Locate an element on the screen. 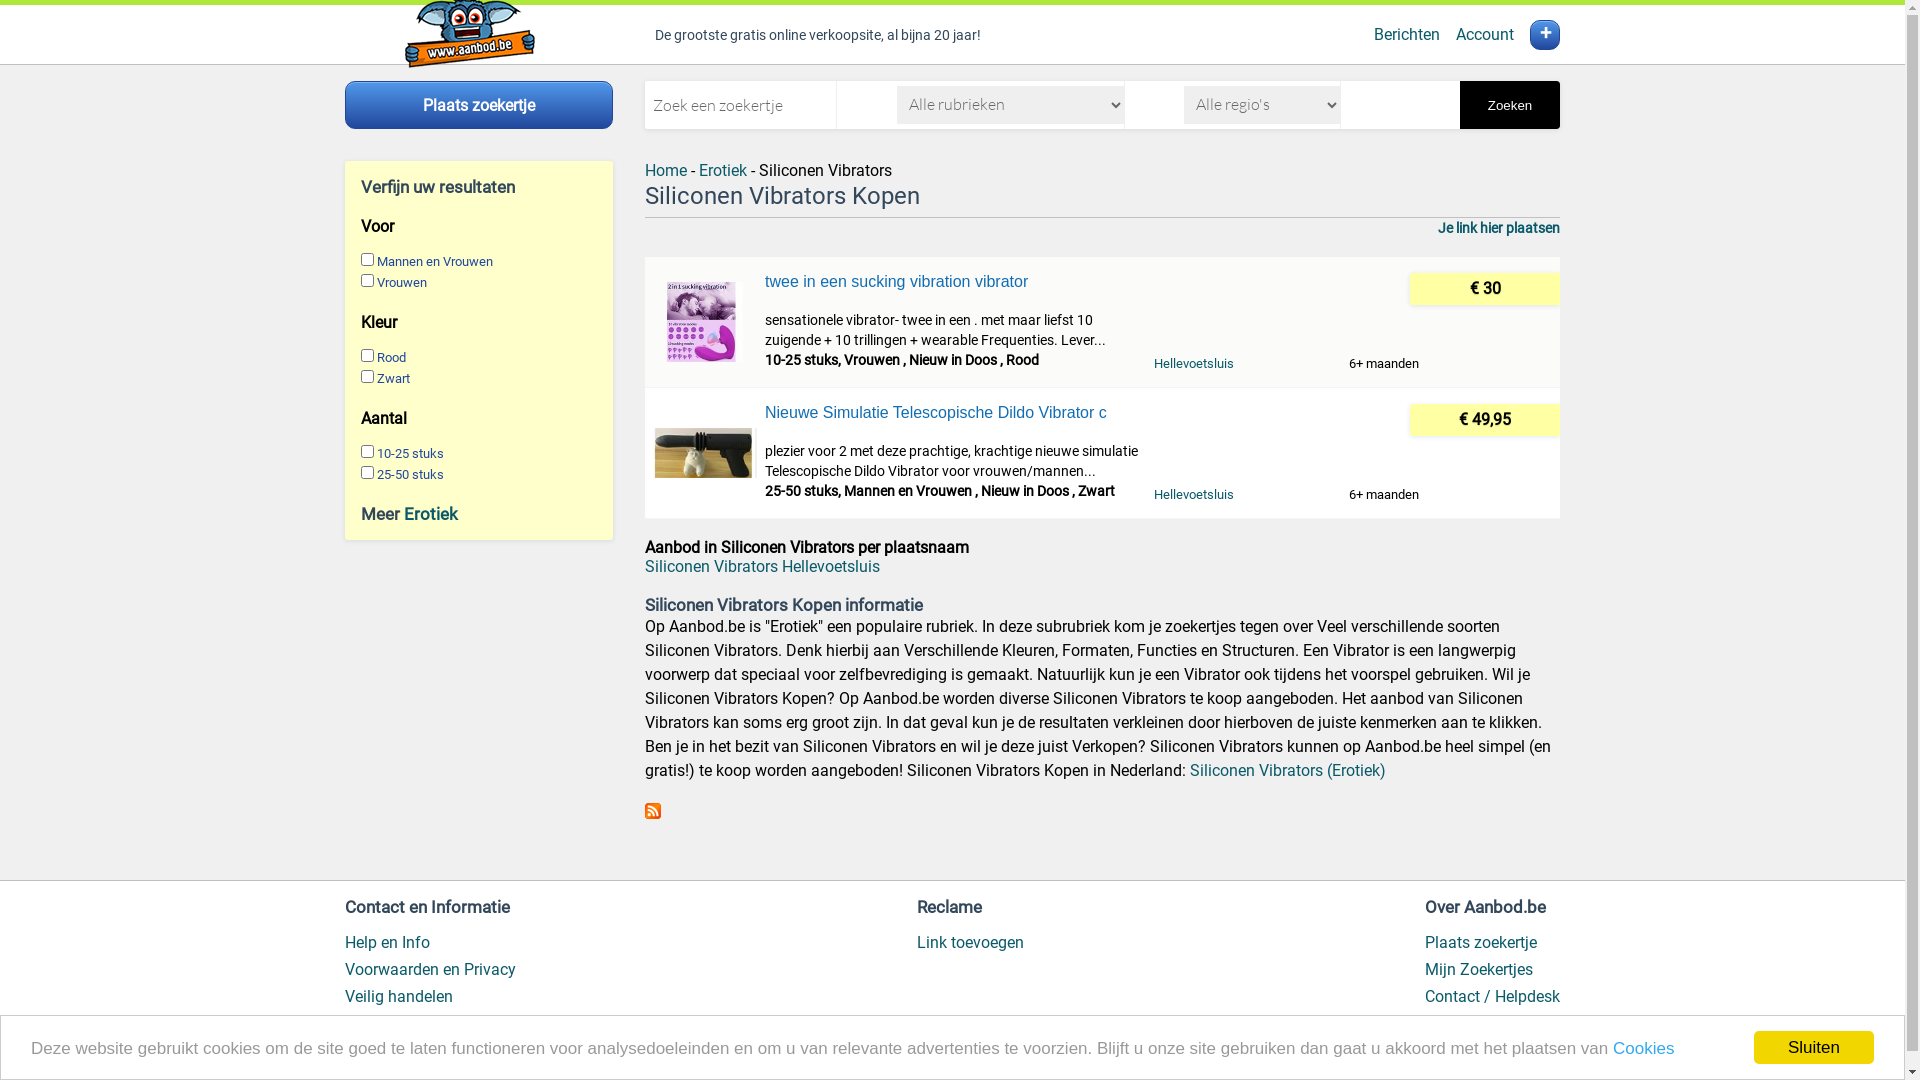 The height and width of the screenshot is (1080, 1920). '+' is located at coordinates (1544, 34).